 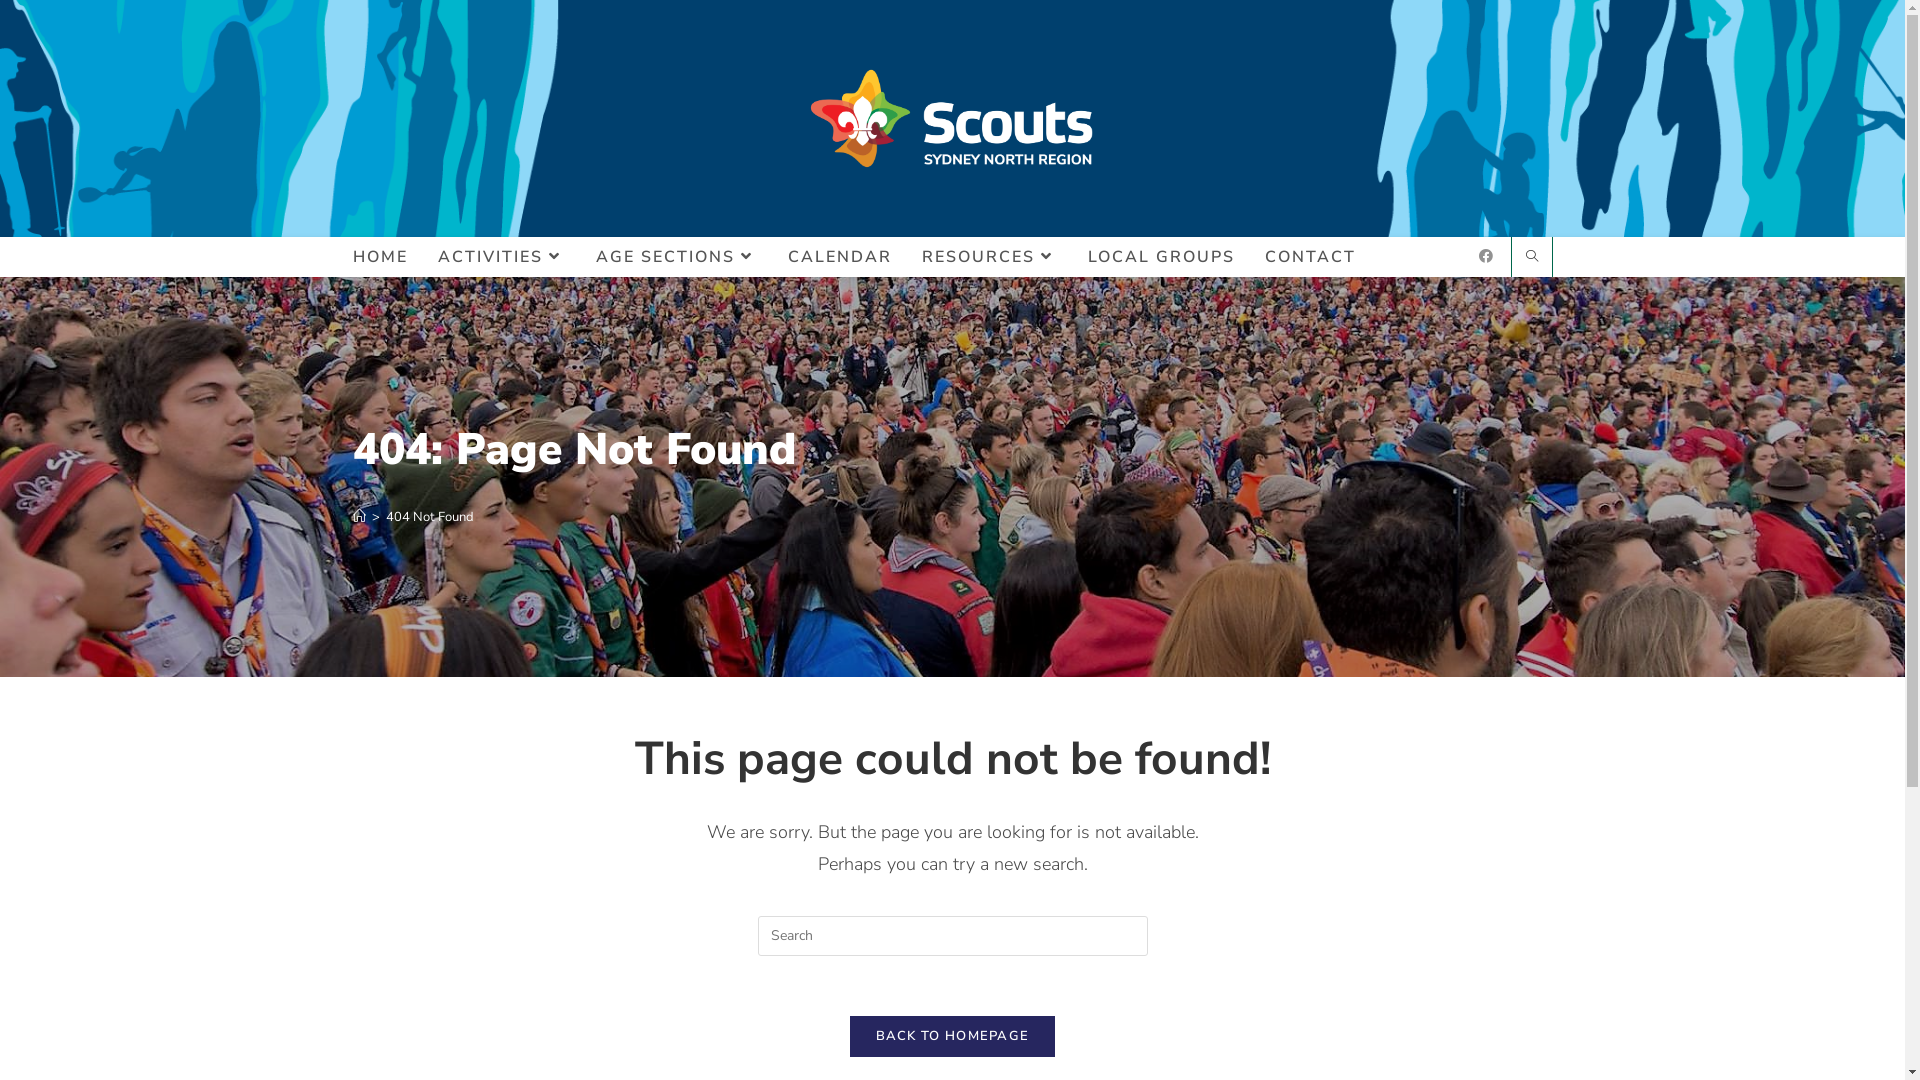 I want to click on 'LOCAL GROUPS', so click(x=1160, y=256).